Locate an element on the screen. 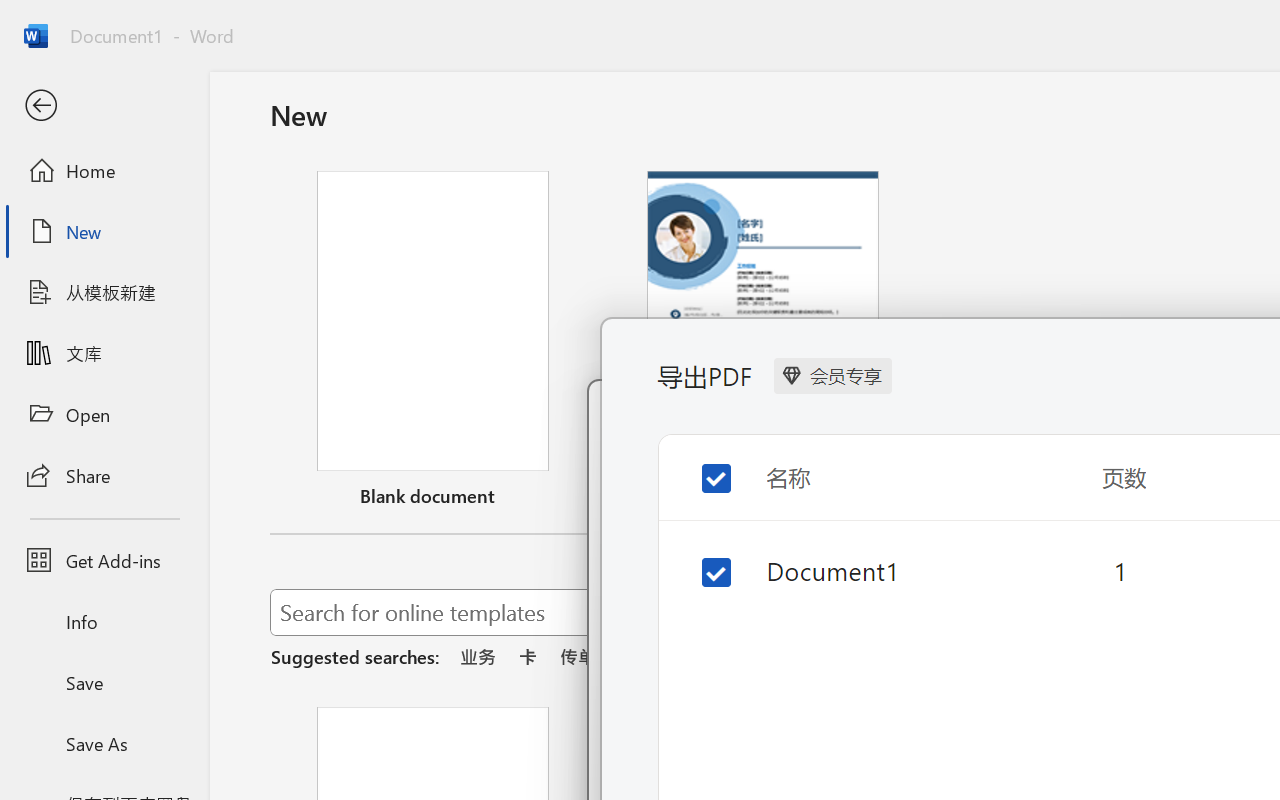  'select row' is located at coordinates (700, 557).